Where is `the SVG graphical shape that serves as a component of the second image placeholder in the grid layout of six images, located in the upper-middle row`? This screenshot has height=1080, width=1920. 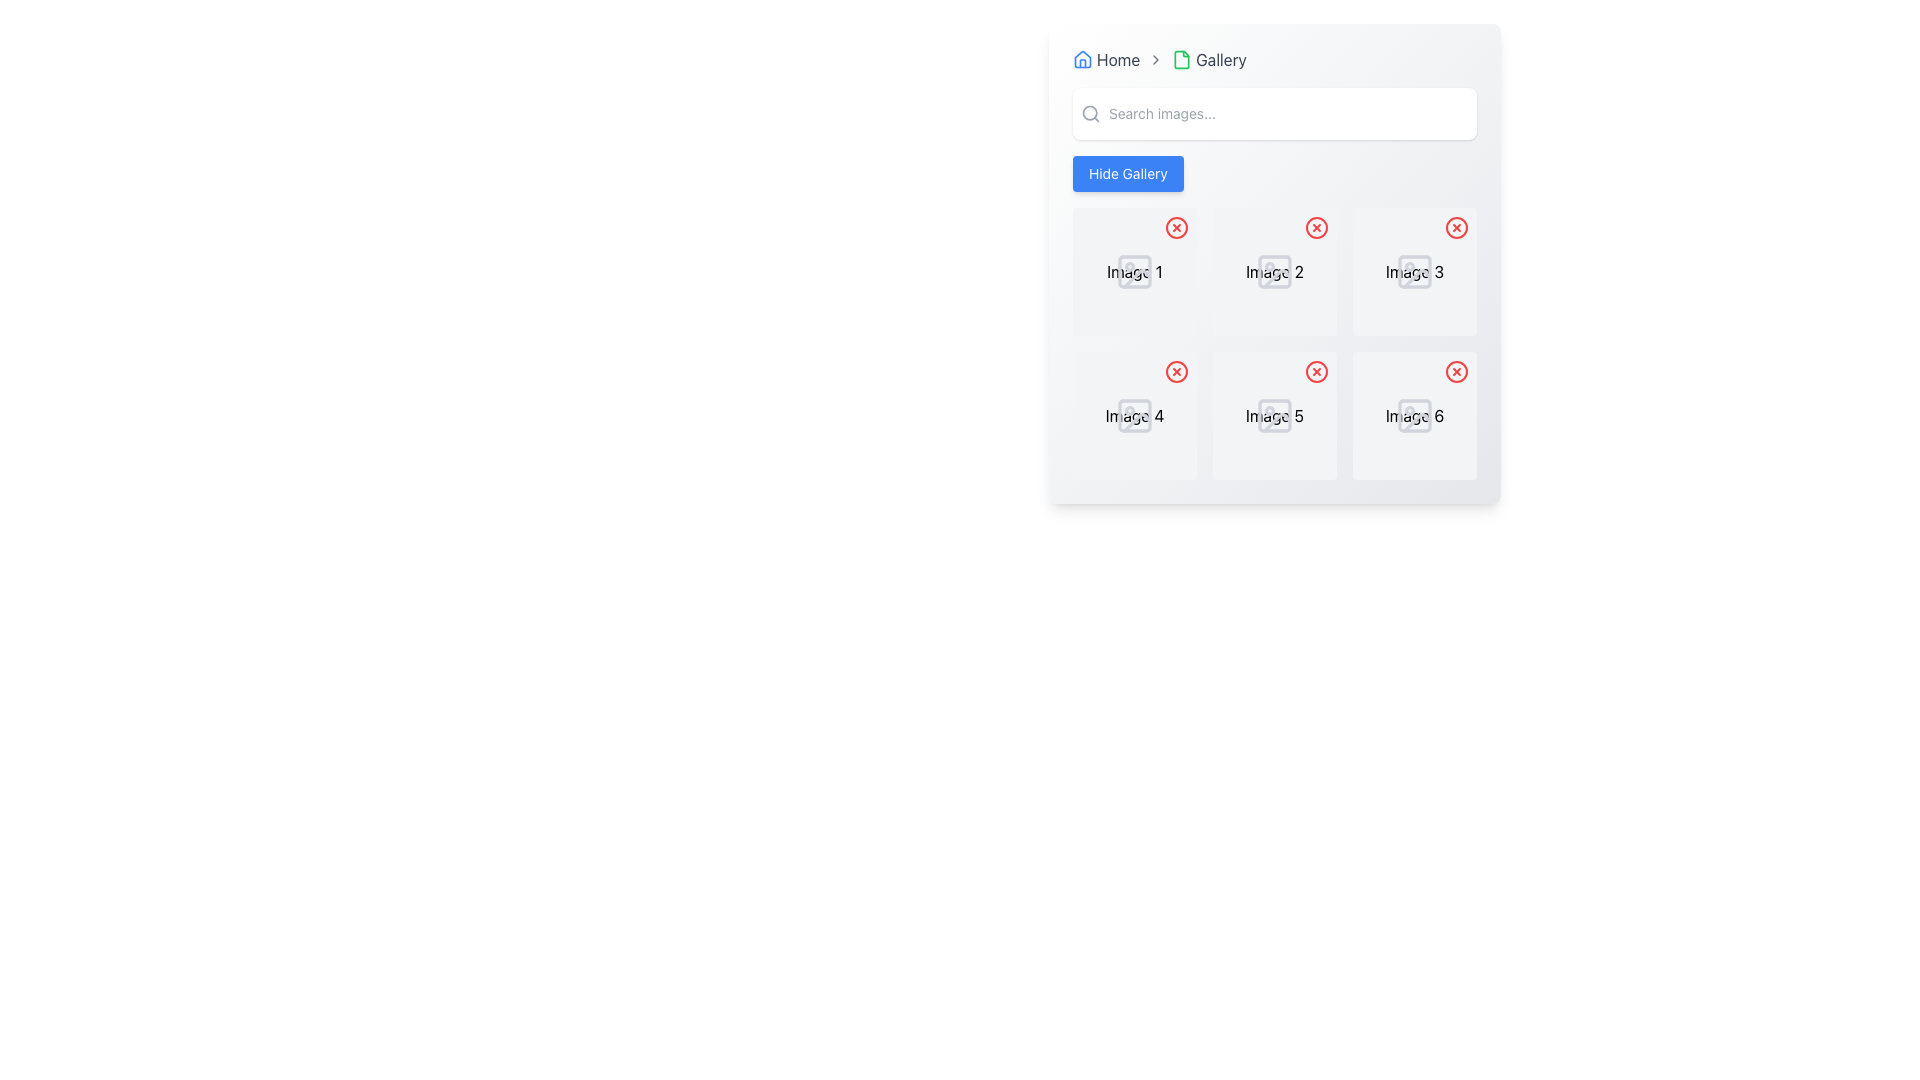 the SVG graphical shape that serves as a component of the second image placeholder in the grid layout of six images, located in the upper-middle row is located at coordinates (1274, 272).